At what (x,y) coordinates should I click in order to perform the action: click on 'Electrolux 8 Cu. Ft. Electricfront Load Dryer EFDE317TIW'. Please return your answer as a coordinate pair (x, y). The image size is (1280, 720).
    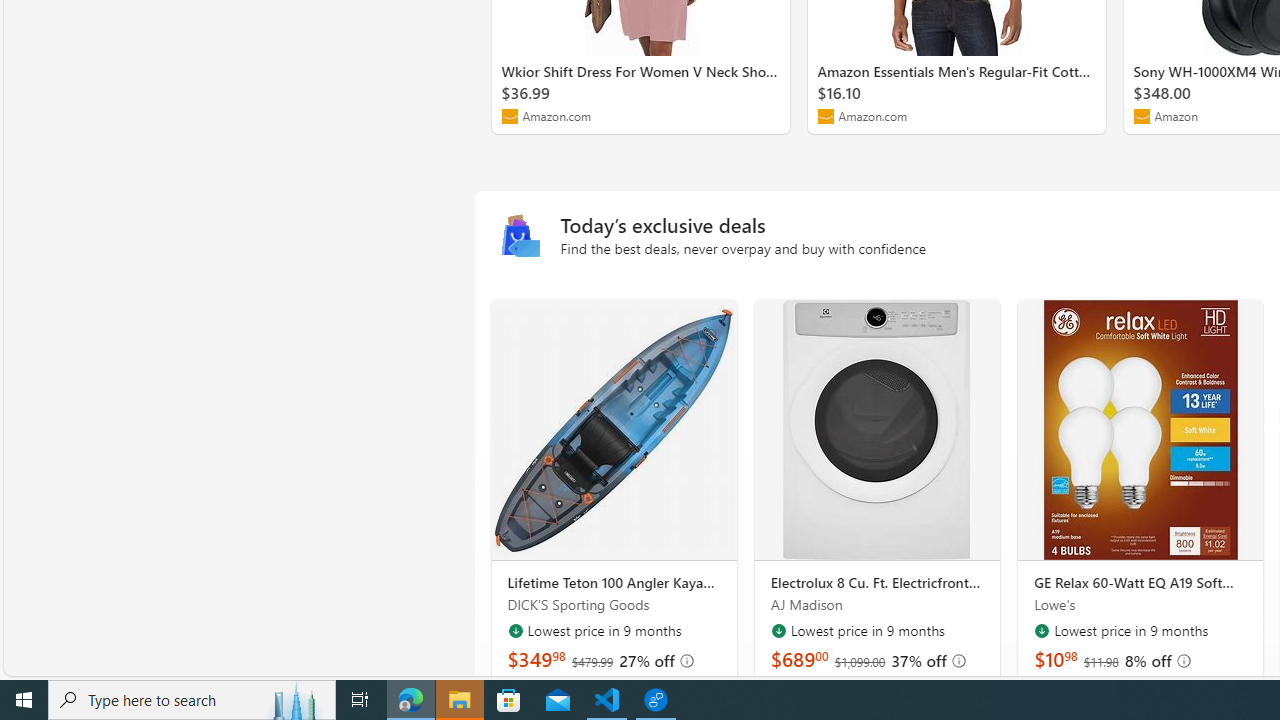
    Looking at the image, I should click on (877, 429).